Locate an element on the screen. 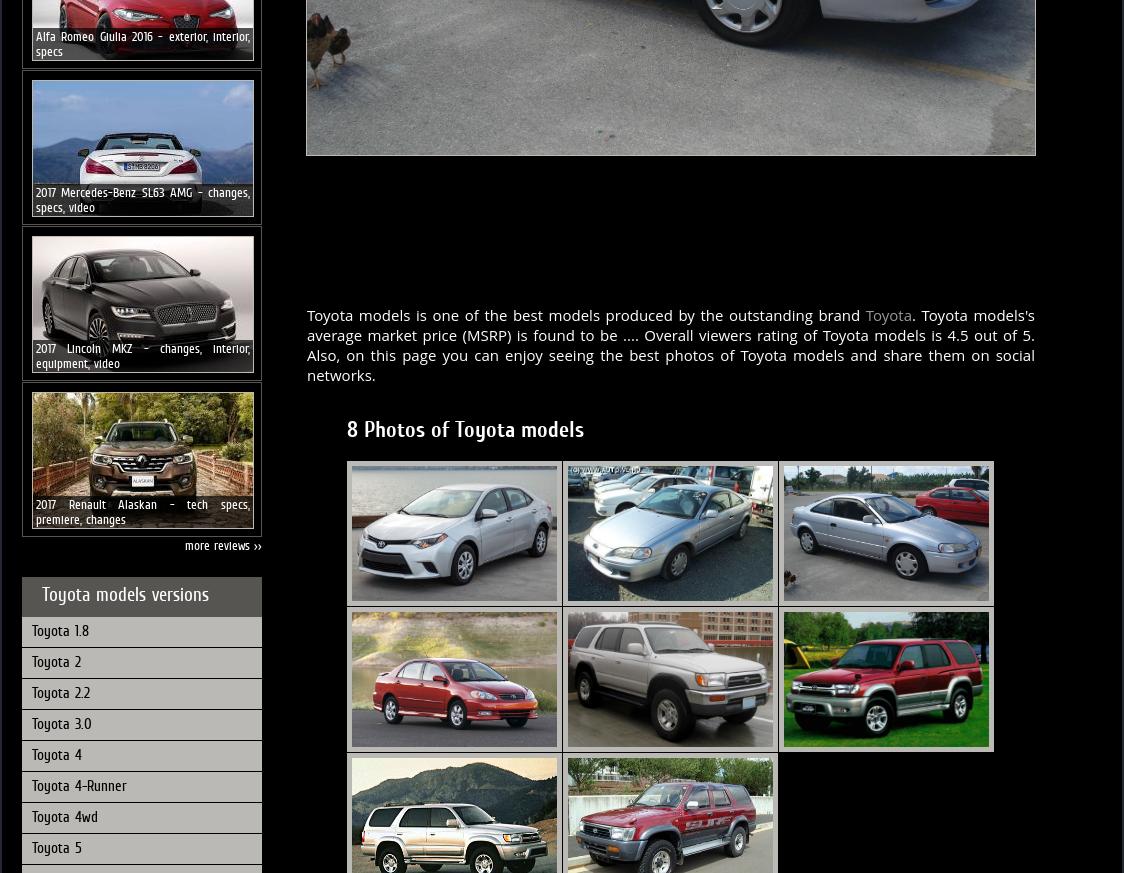  'Alfa Romeo Giulia 2016 - exterior, interior, specs' is located at coordinates (142, 42).